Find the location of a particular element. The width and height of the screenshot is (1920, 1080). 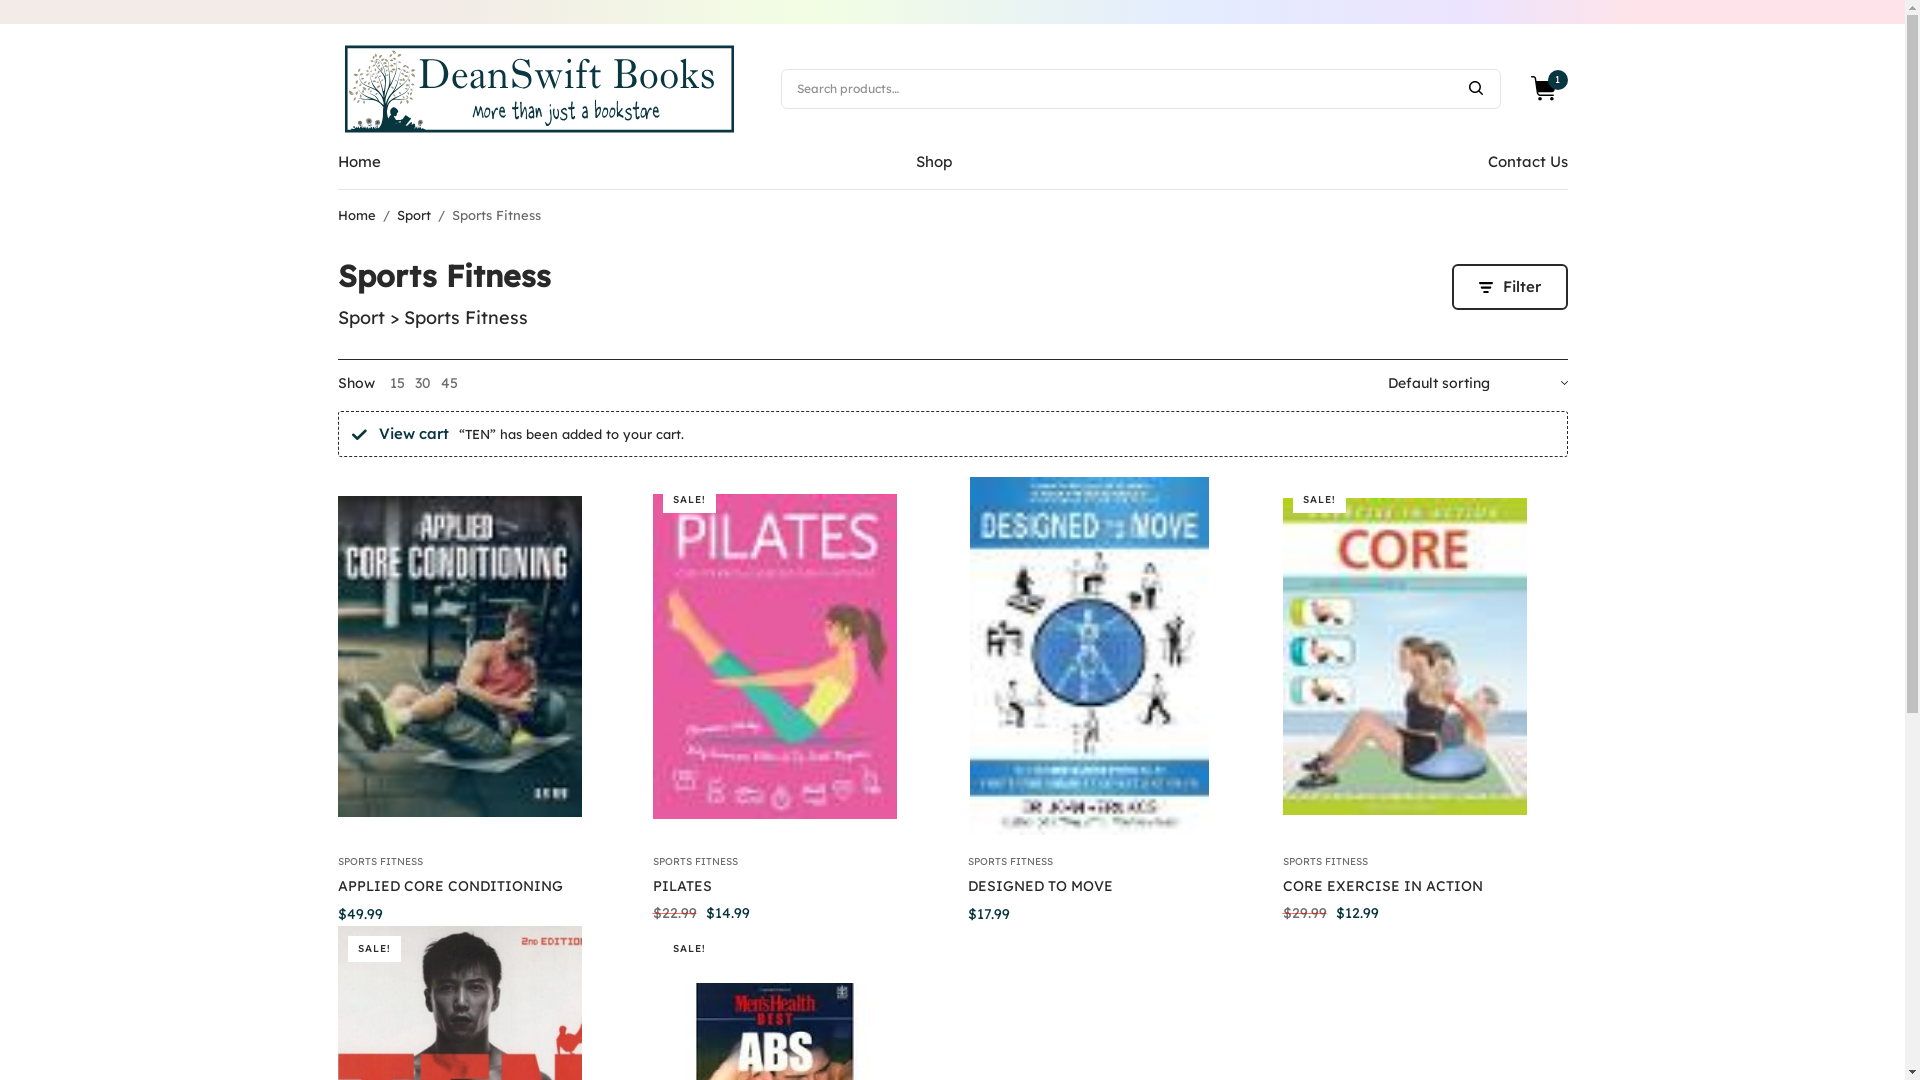

'Home' is located at coordinates (337, 160).